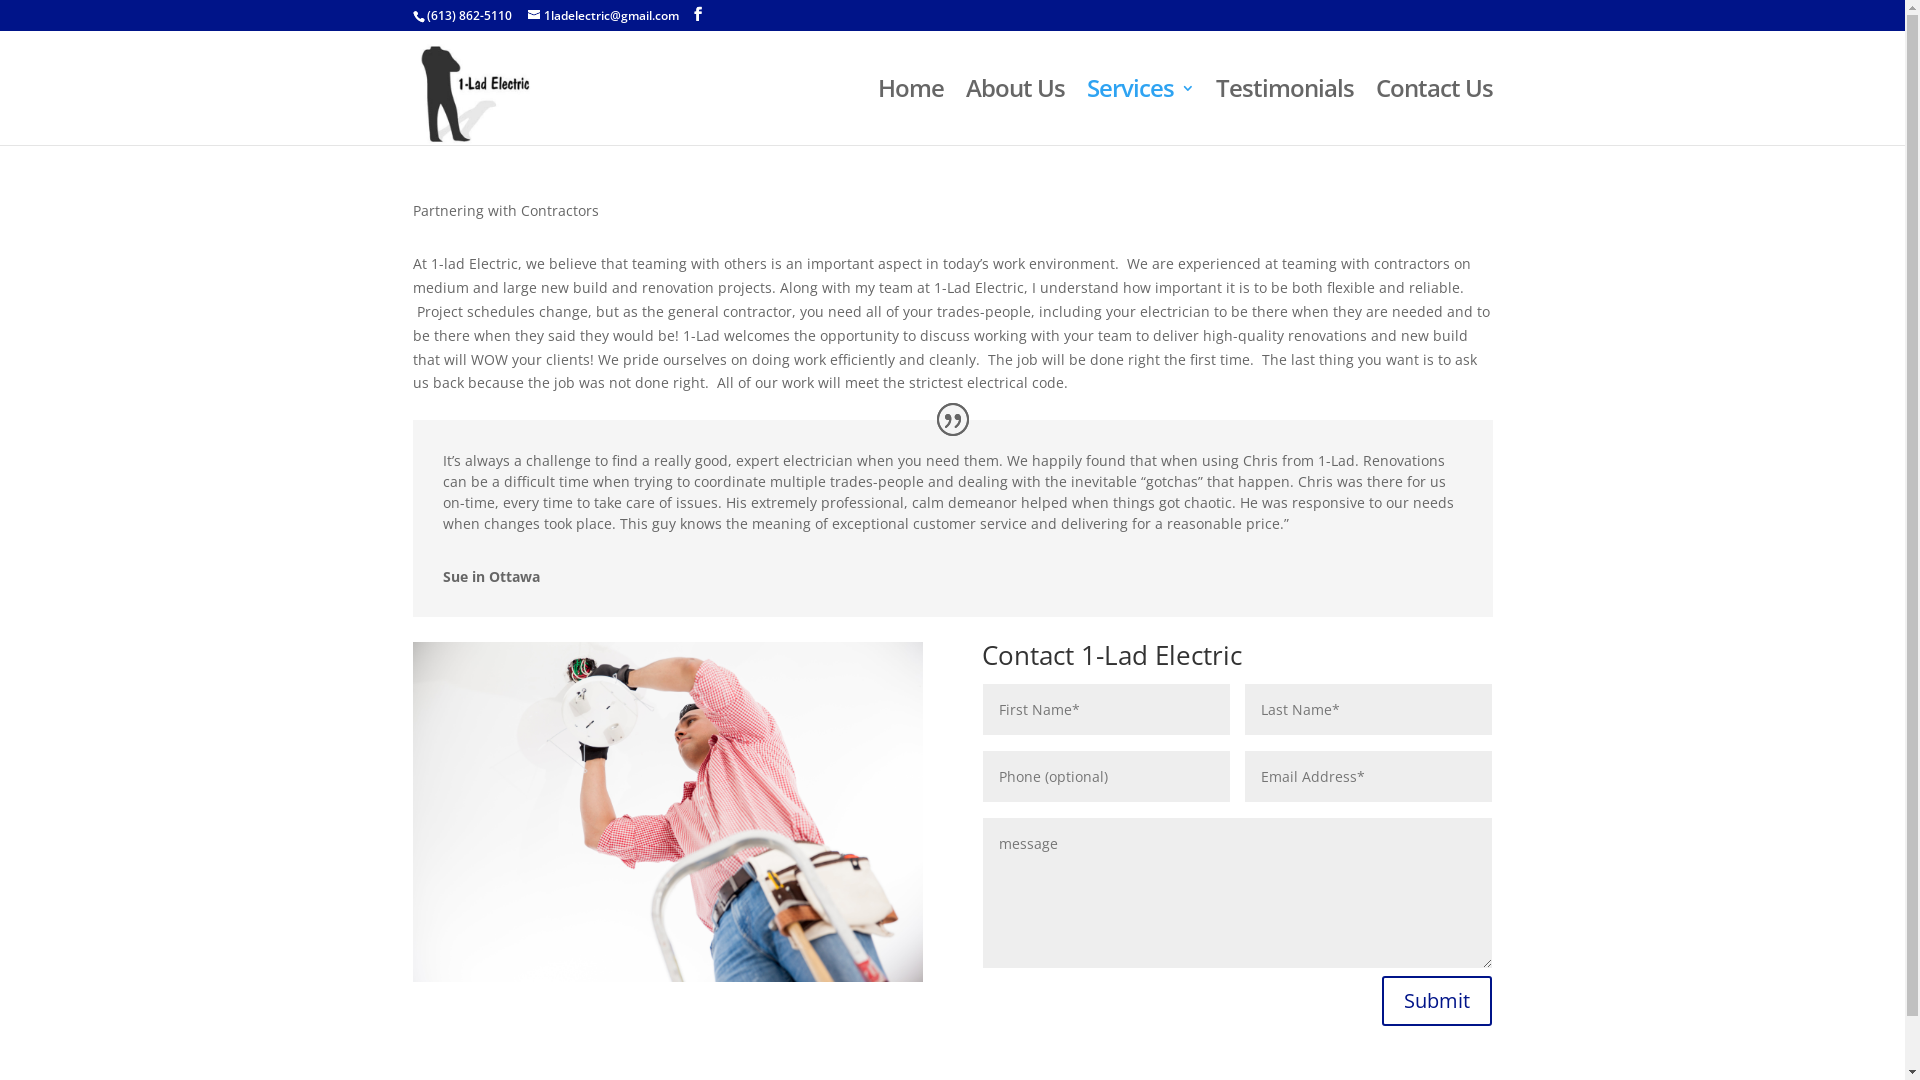 The image size is (1920, 1080). Describe the element at coordinates (910, 112) in the screenshot. I see `'Home'` at that location.